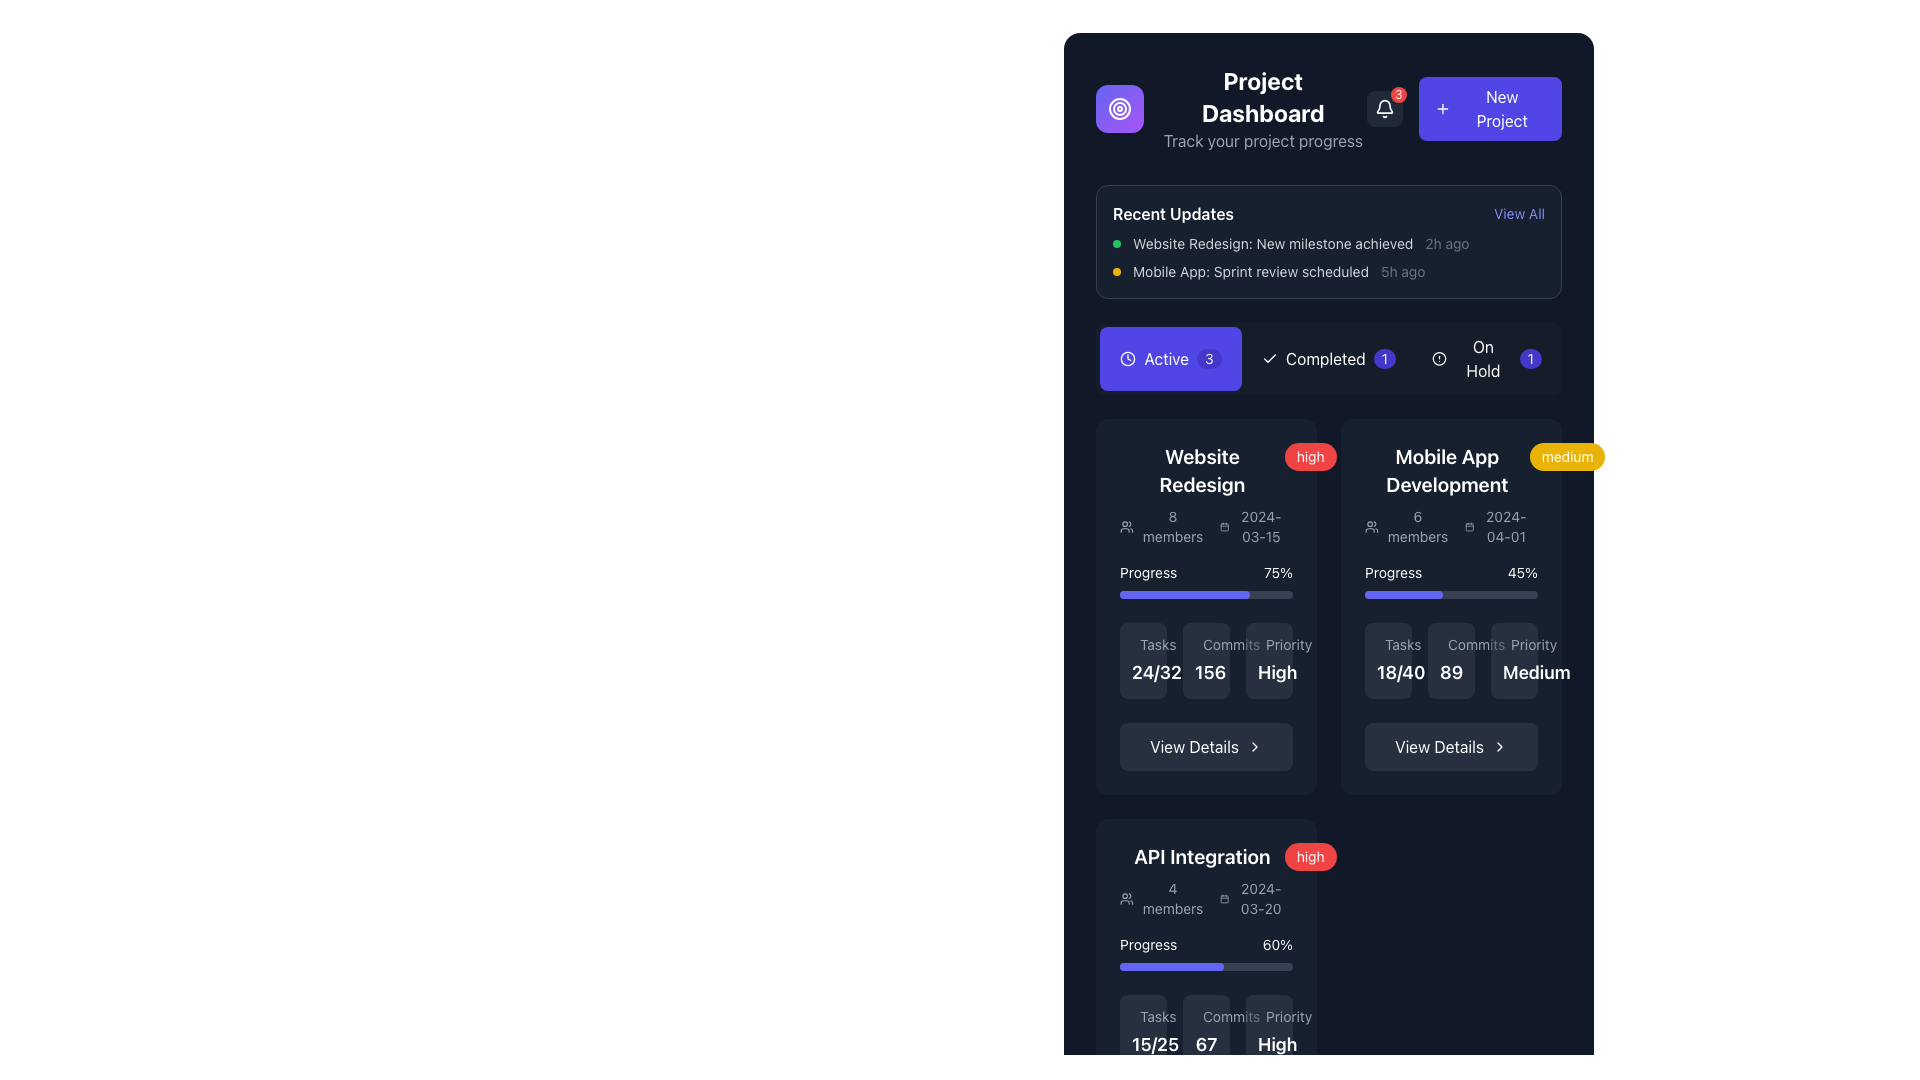 This screenshot has height=1080, width=1920. Describe the element at coordinates (1392, 573) in the screenshot. I see `the 'Progress' text label displayed in white sans-serif font, located above the progress bar in the 'Mobile App Development' card` at that location.